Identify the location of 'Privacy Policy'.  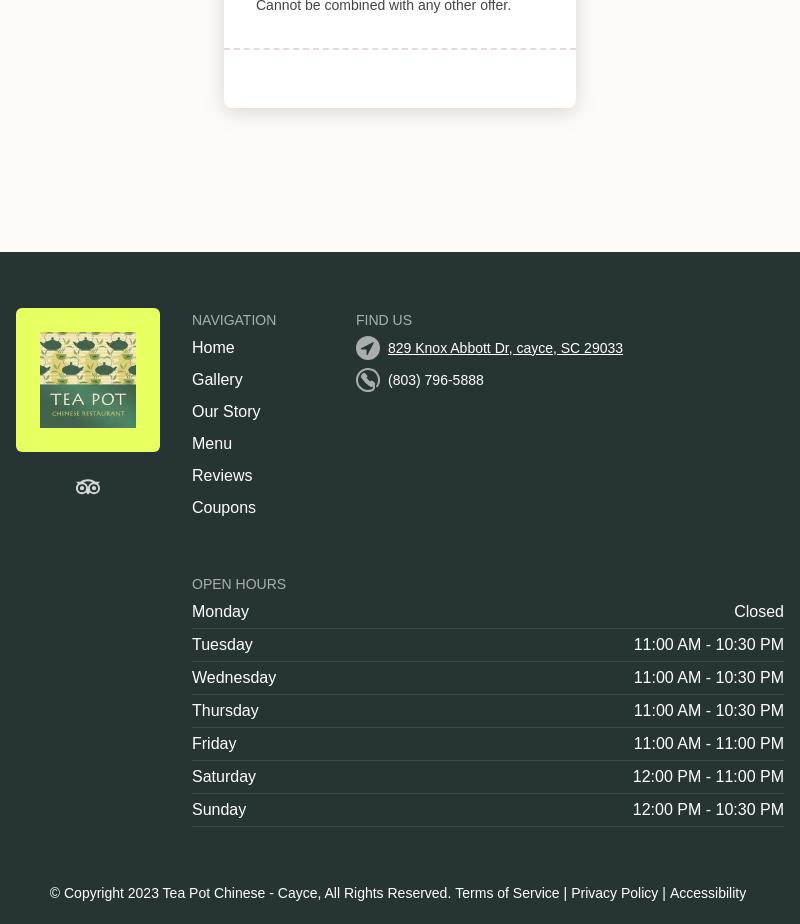
(569, 893).